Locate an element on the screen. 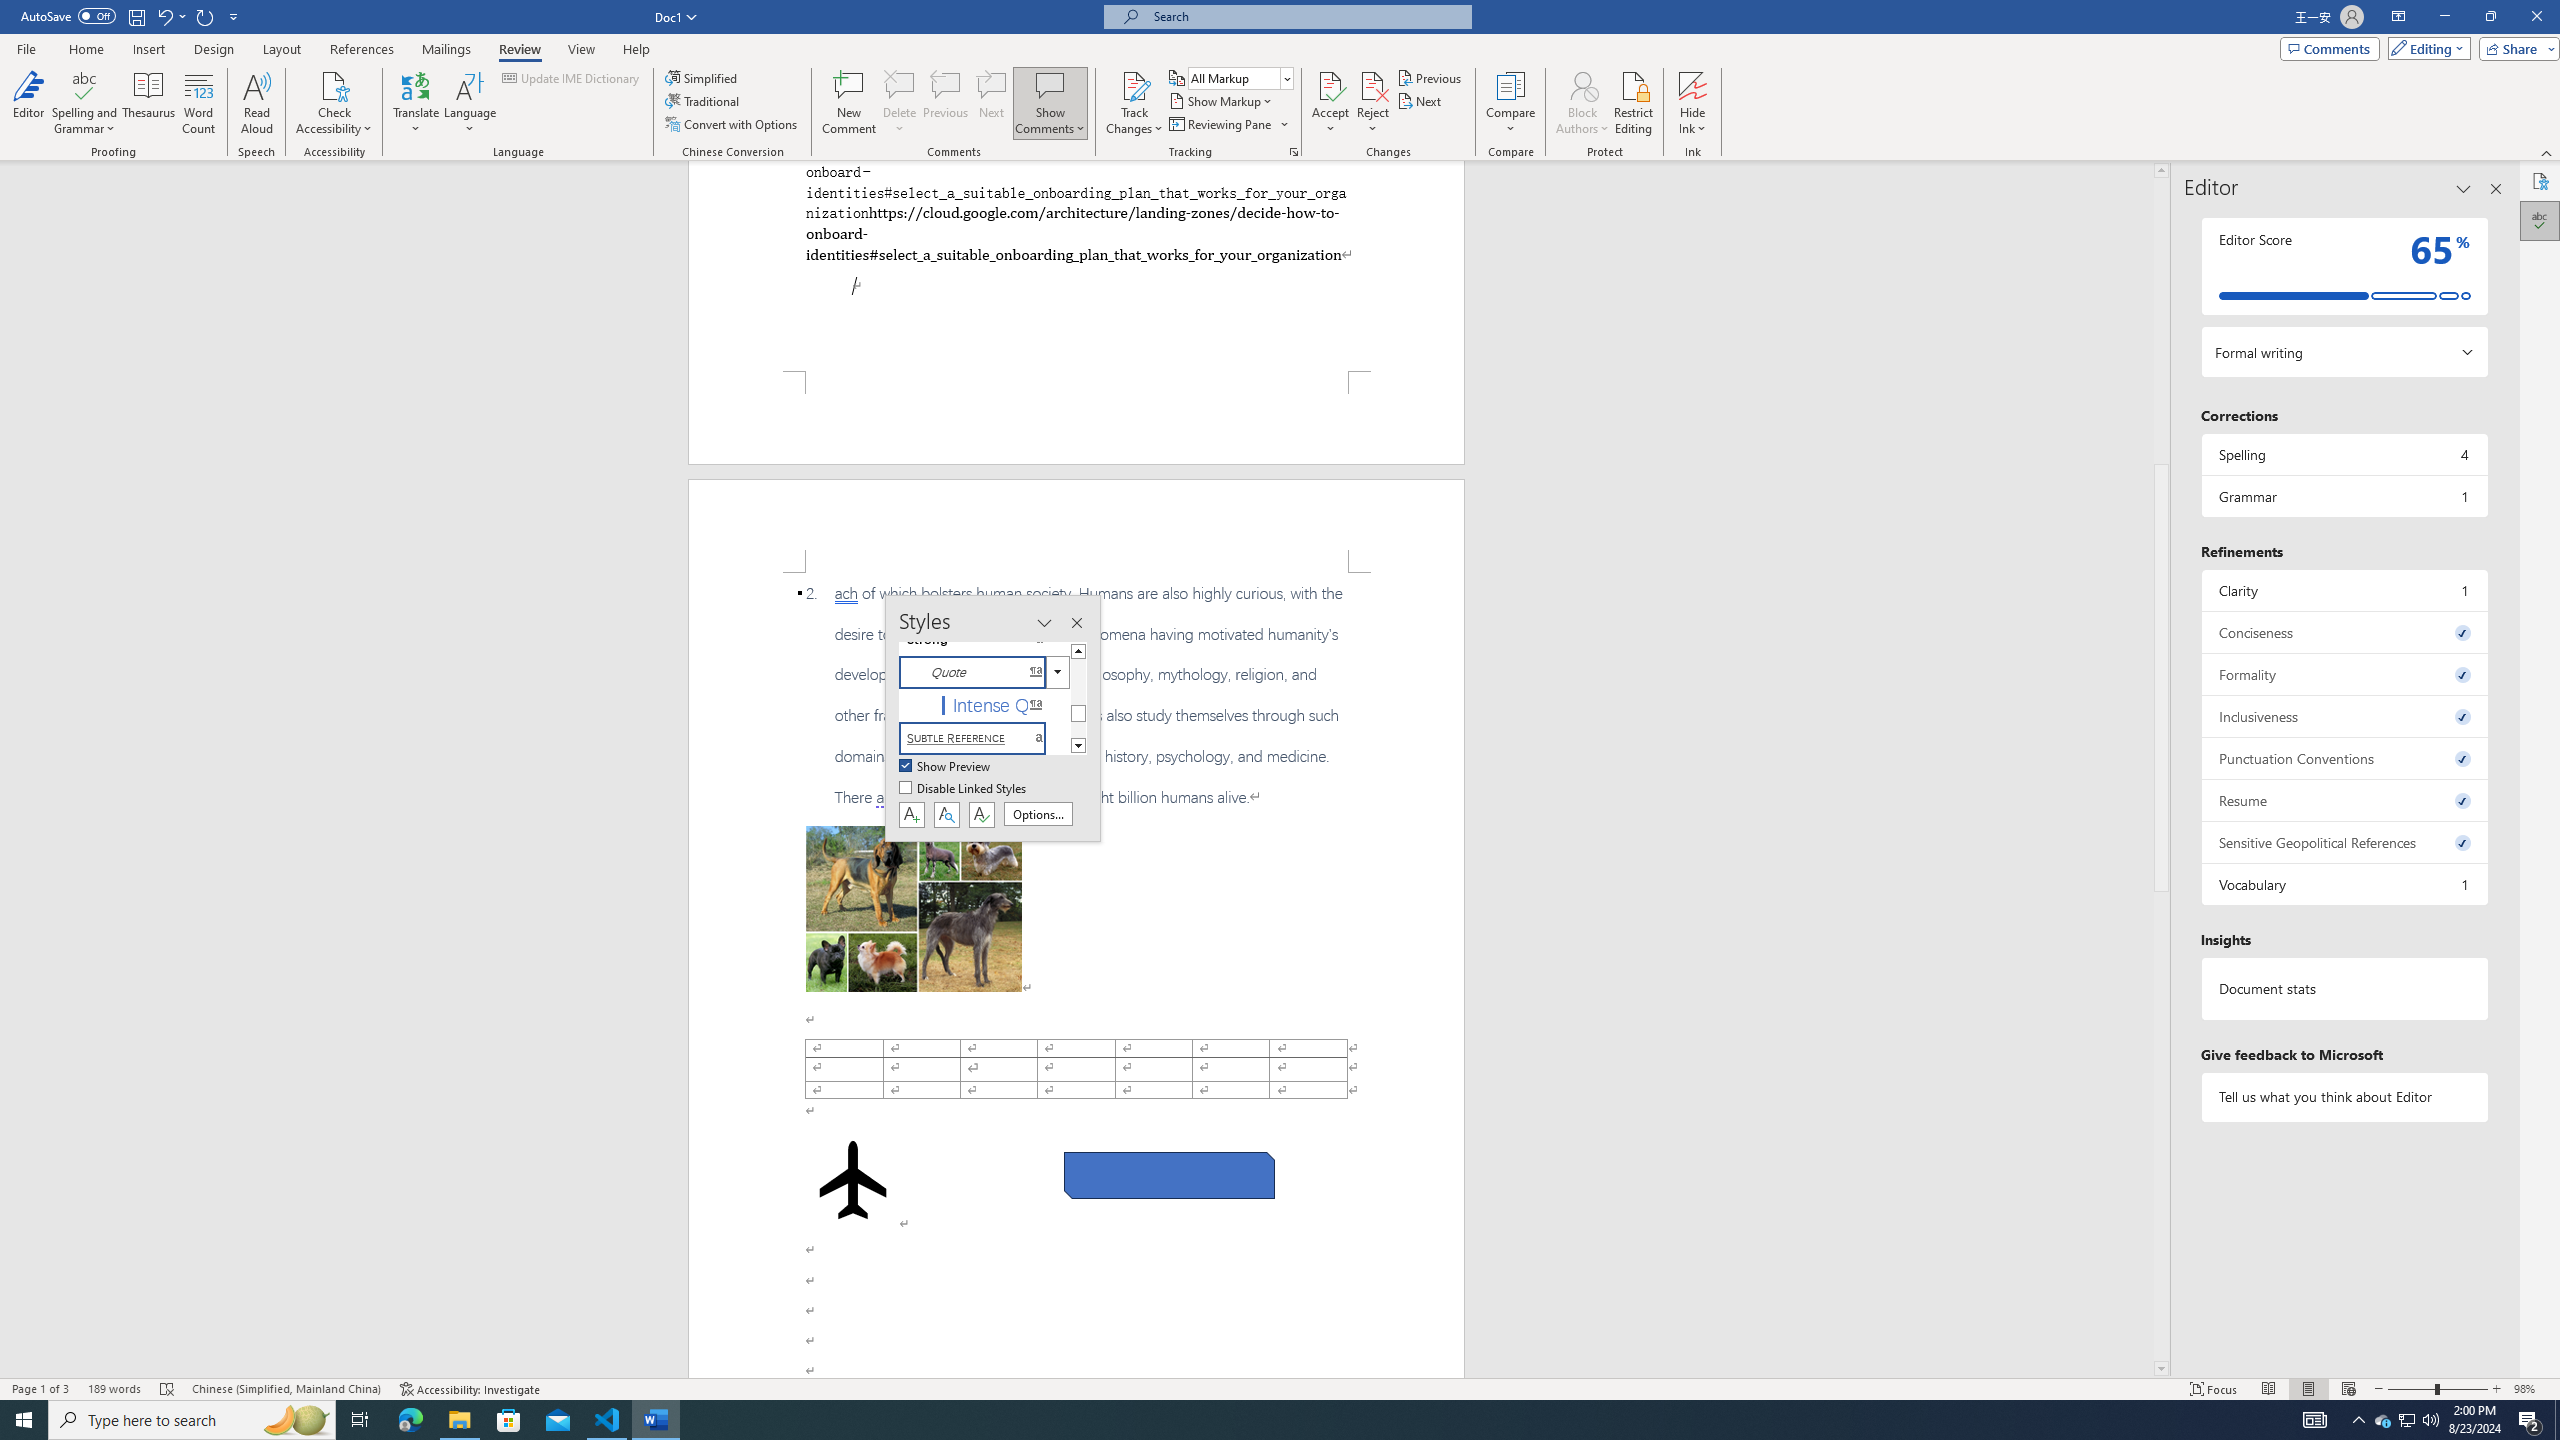  'Zoom' is located at coordinates (2437, 1389).